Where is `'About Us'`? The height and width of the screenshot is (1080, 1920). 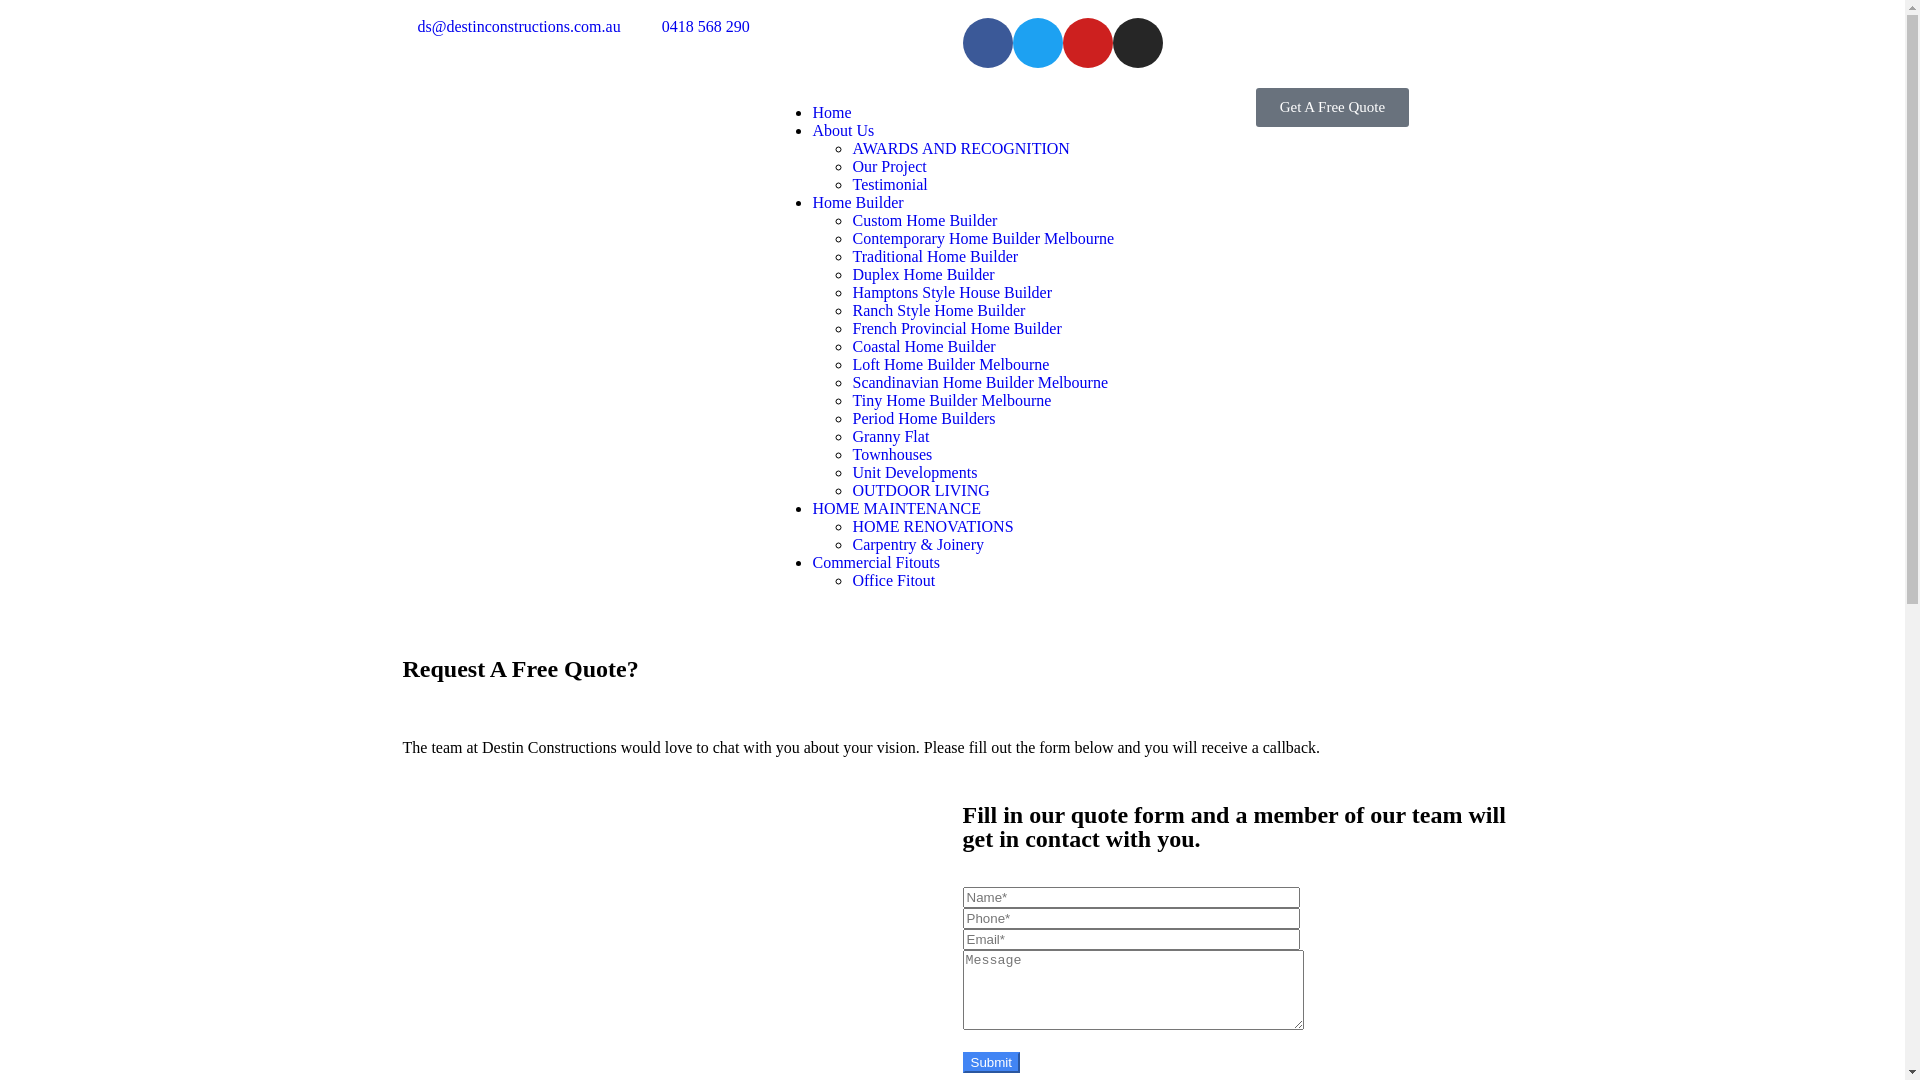
'About Us' is located at coordinates (811, 130).